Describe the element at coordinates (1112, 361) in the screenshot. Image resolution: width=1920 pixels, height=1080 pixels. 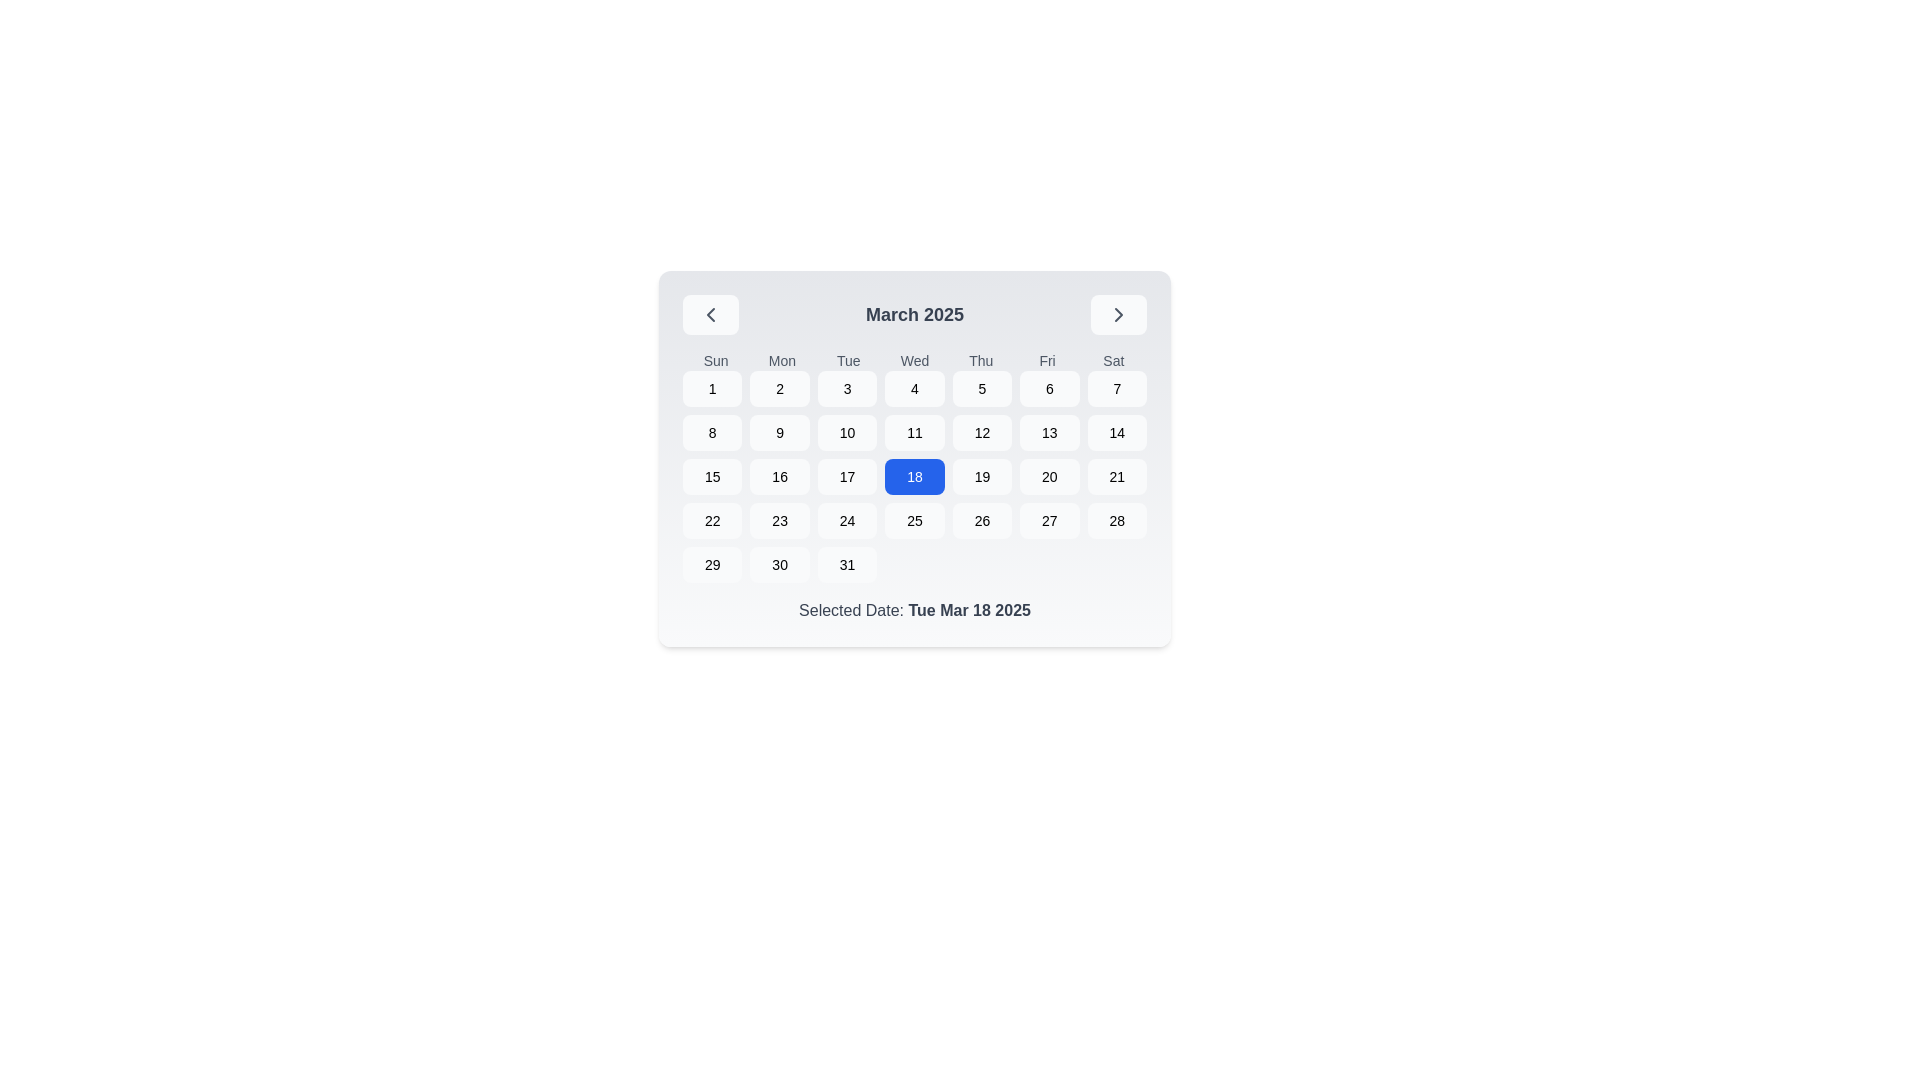
I see `the static text label displaying 'Sat', which is the last element in a row of day labels above the calendar grid` at that location.